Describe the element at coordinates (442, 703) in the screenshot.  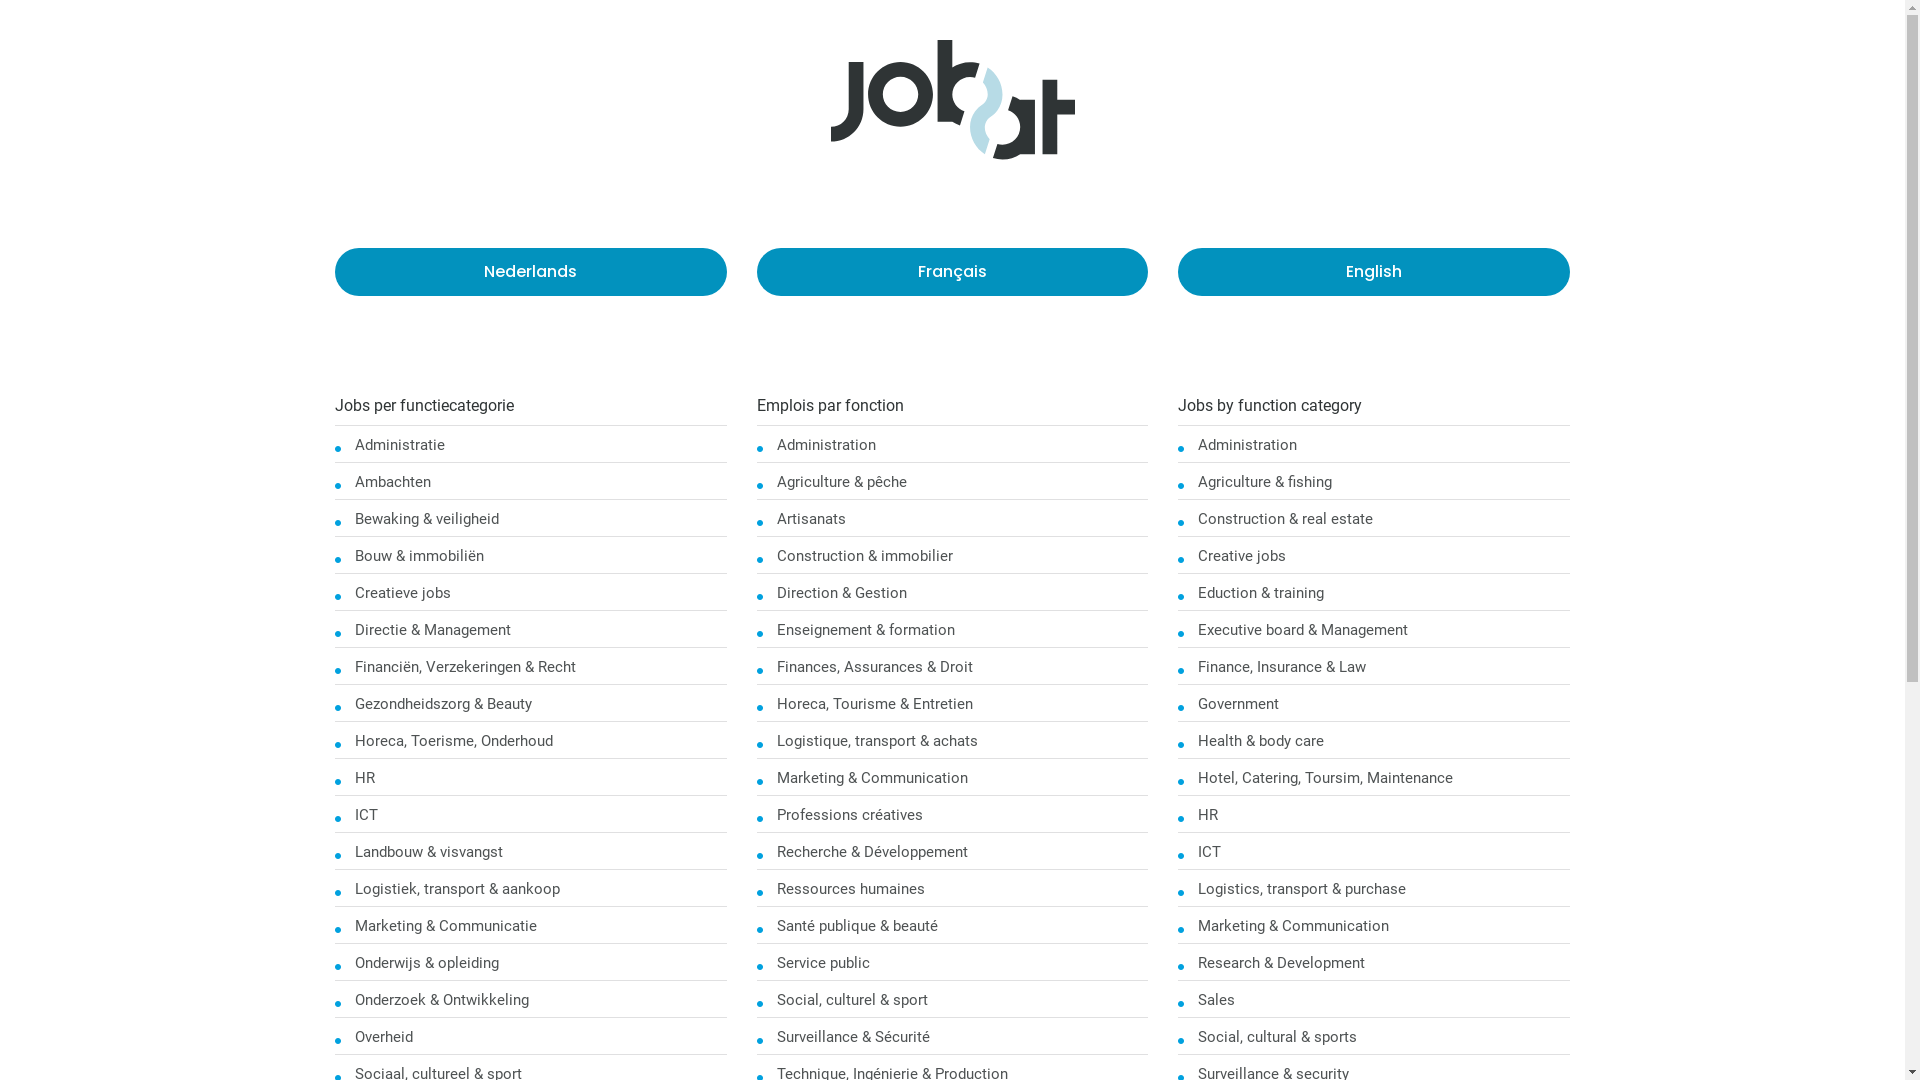
I see `'Gezondheidszorg & Beauty'` at that location.